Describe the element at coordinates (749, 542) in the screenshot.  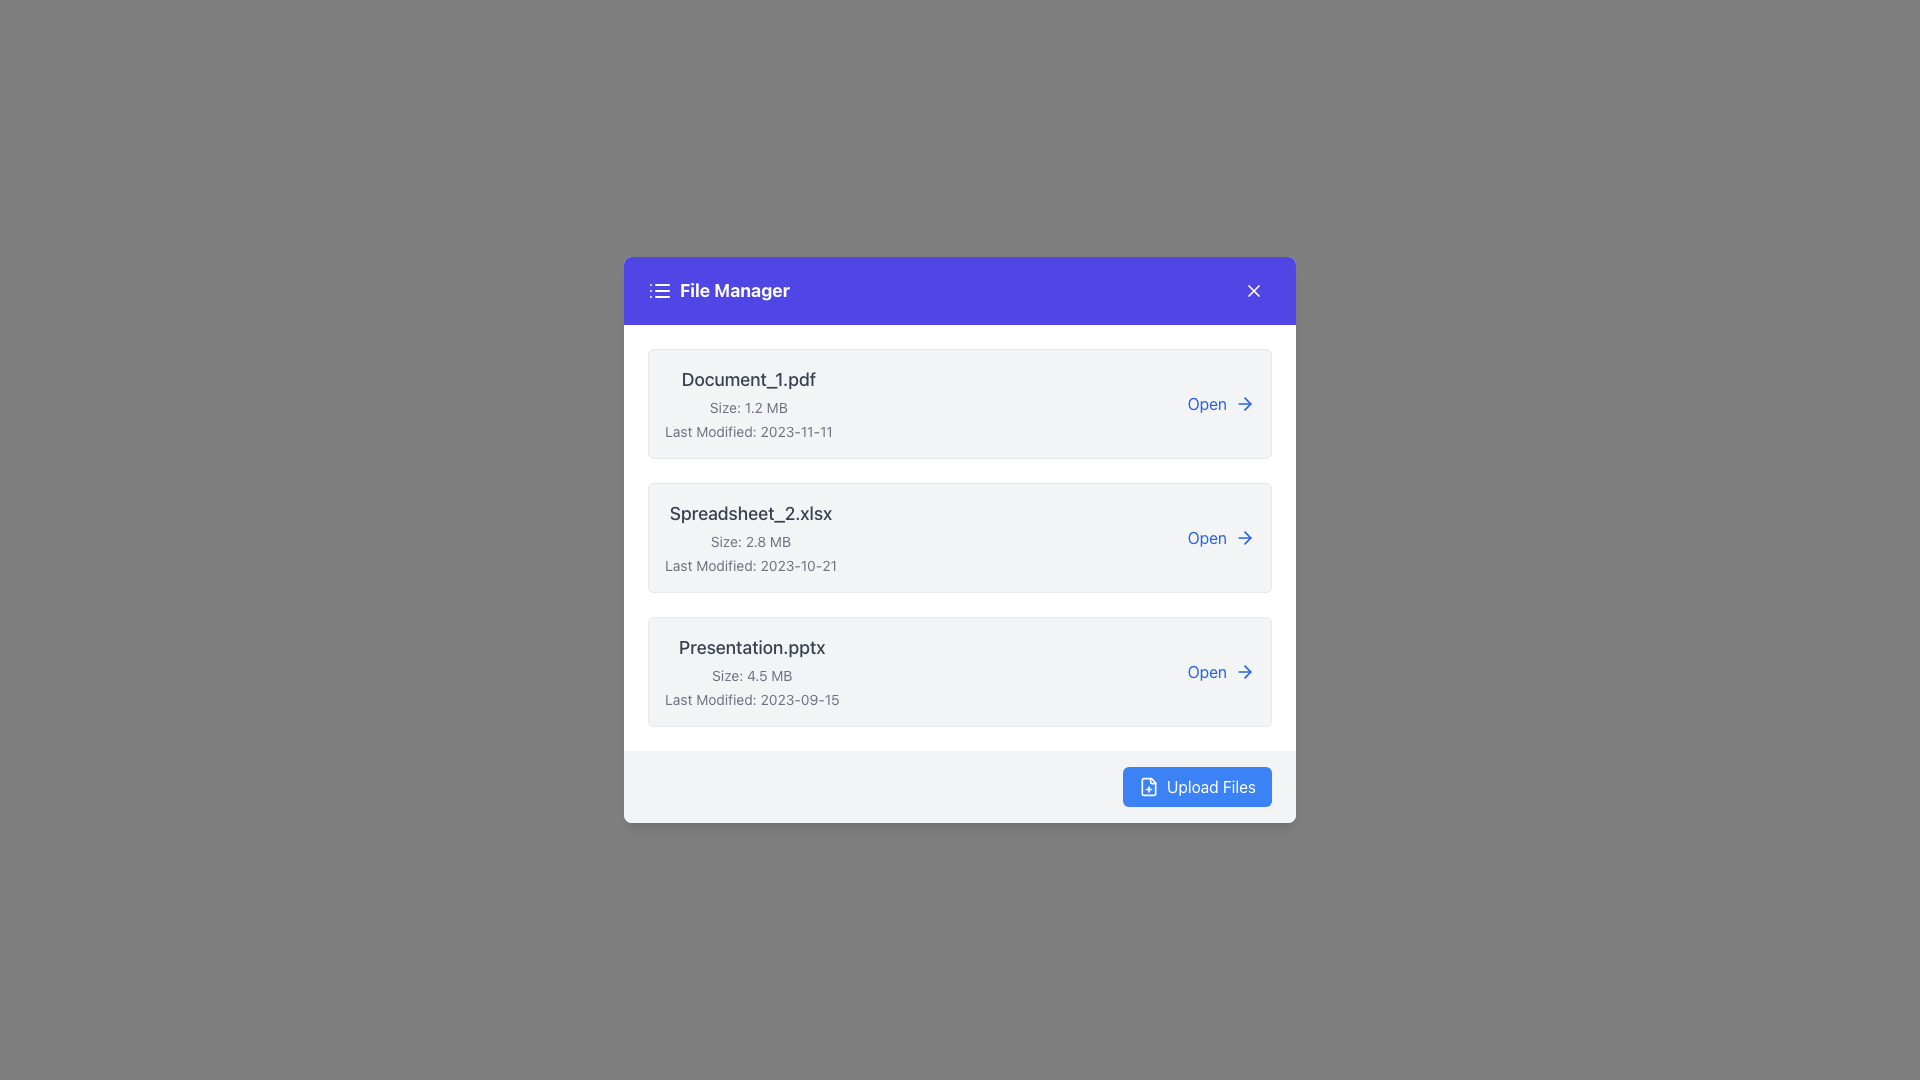
I see `text element located below 'Spreadsheet_2.xlsx' and above the 'Last Modified' attribute that describes the file size` at that location.